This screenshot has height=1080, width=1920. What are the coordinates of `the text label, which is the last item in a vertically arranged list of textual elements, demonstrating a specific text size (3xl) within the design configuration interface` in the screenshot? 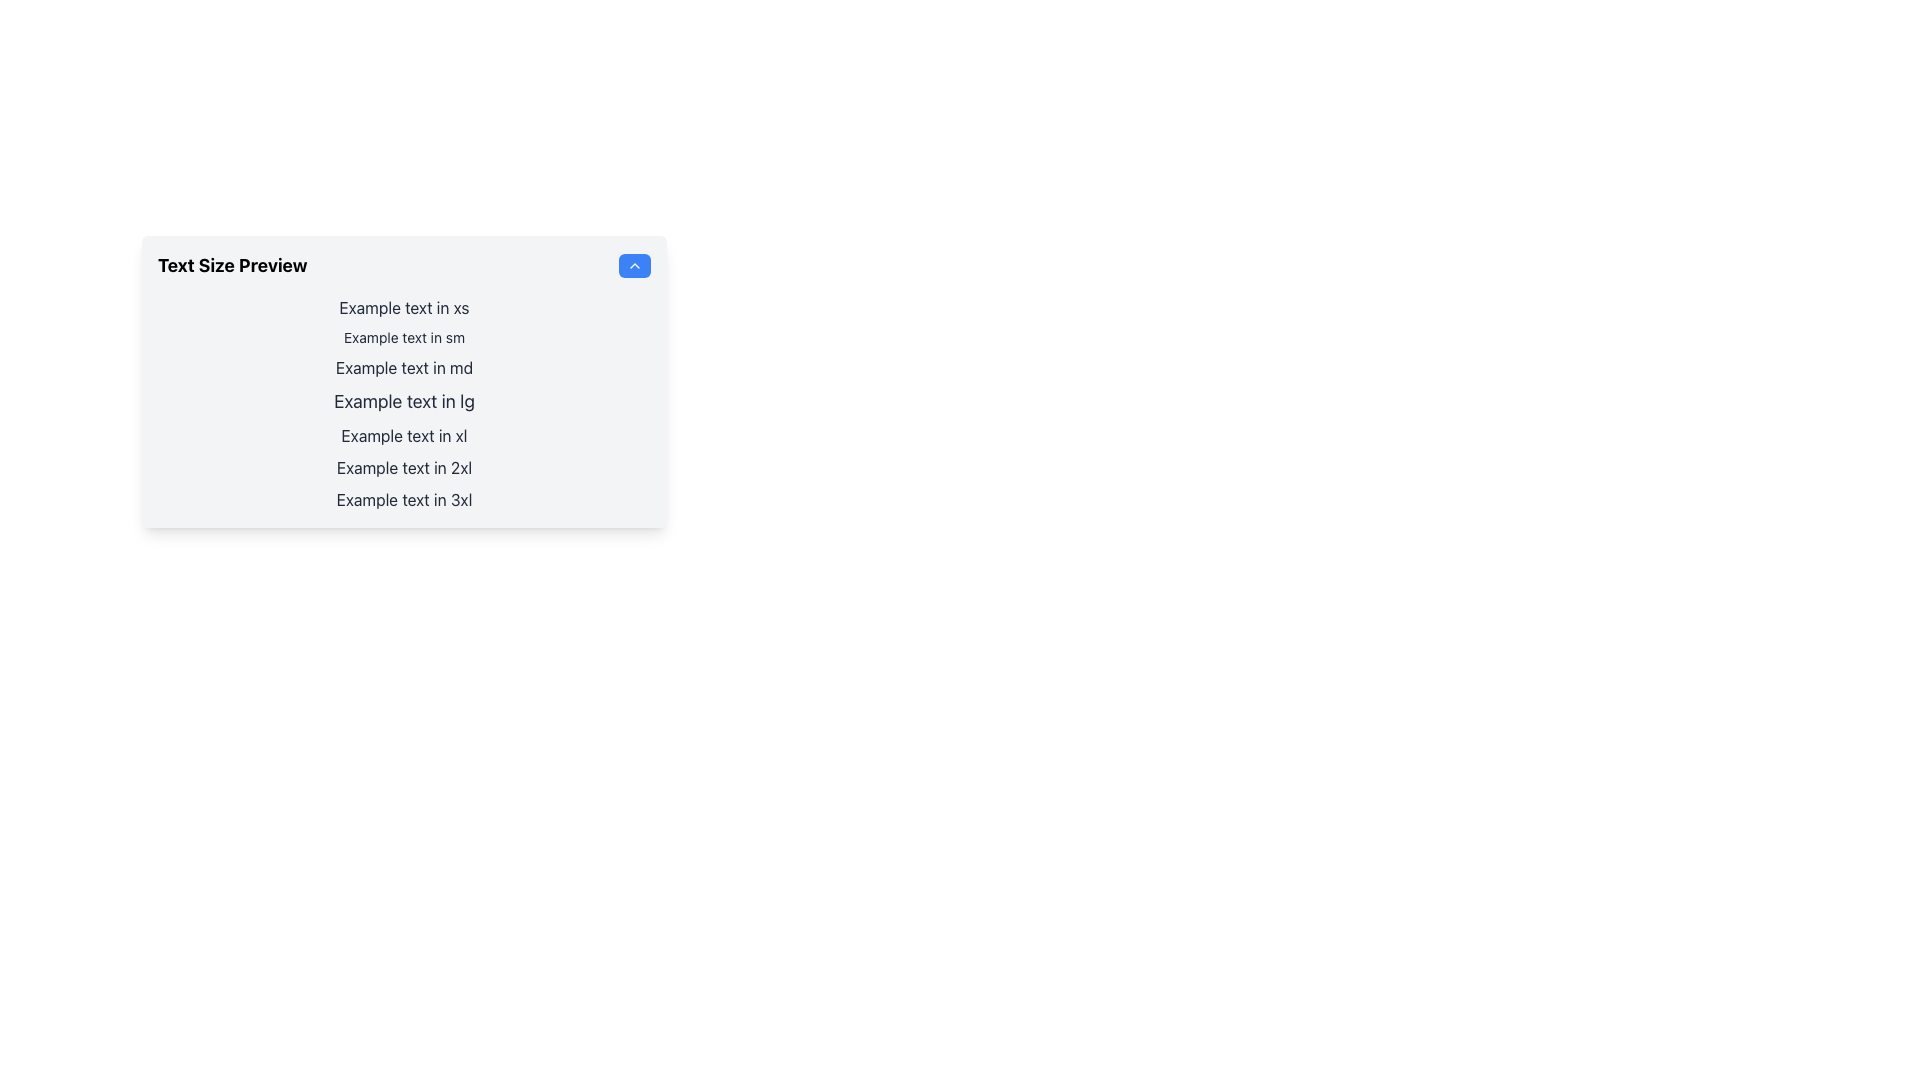 It's located at (403, 499).